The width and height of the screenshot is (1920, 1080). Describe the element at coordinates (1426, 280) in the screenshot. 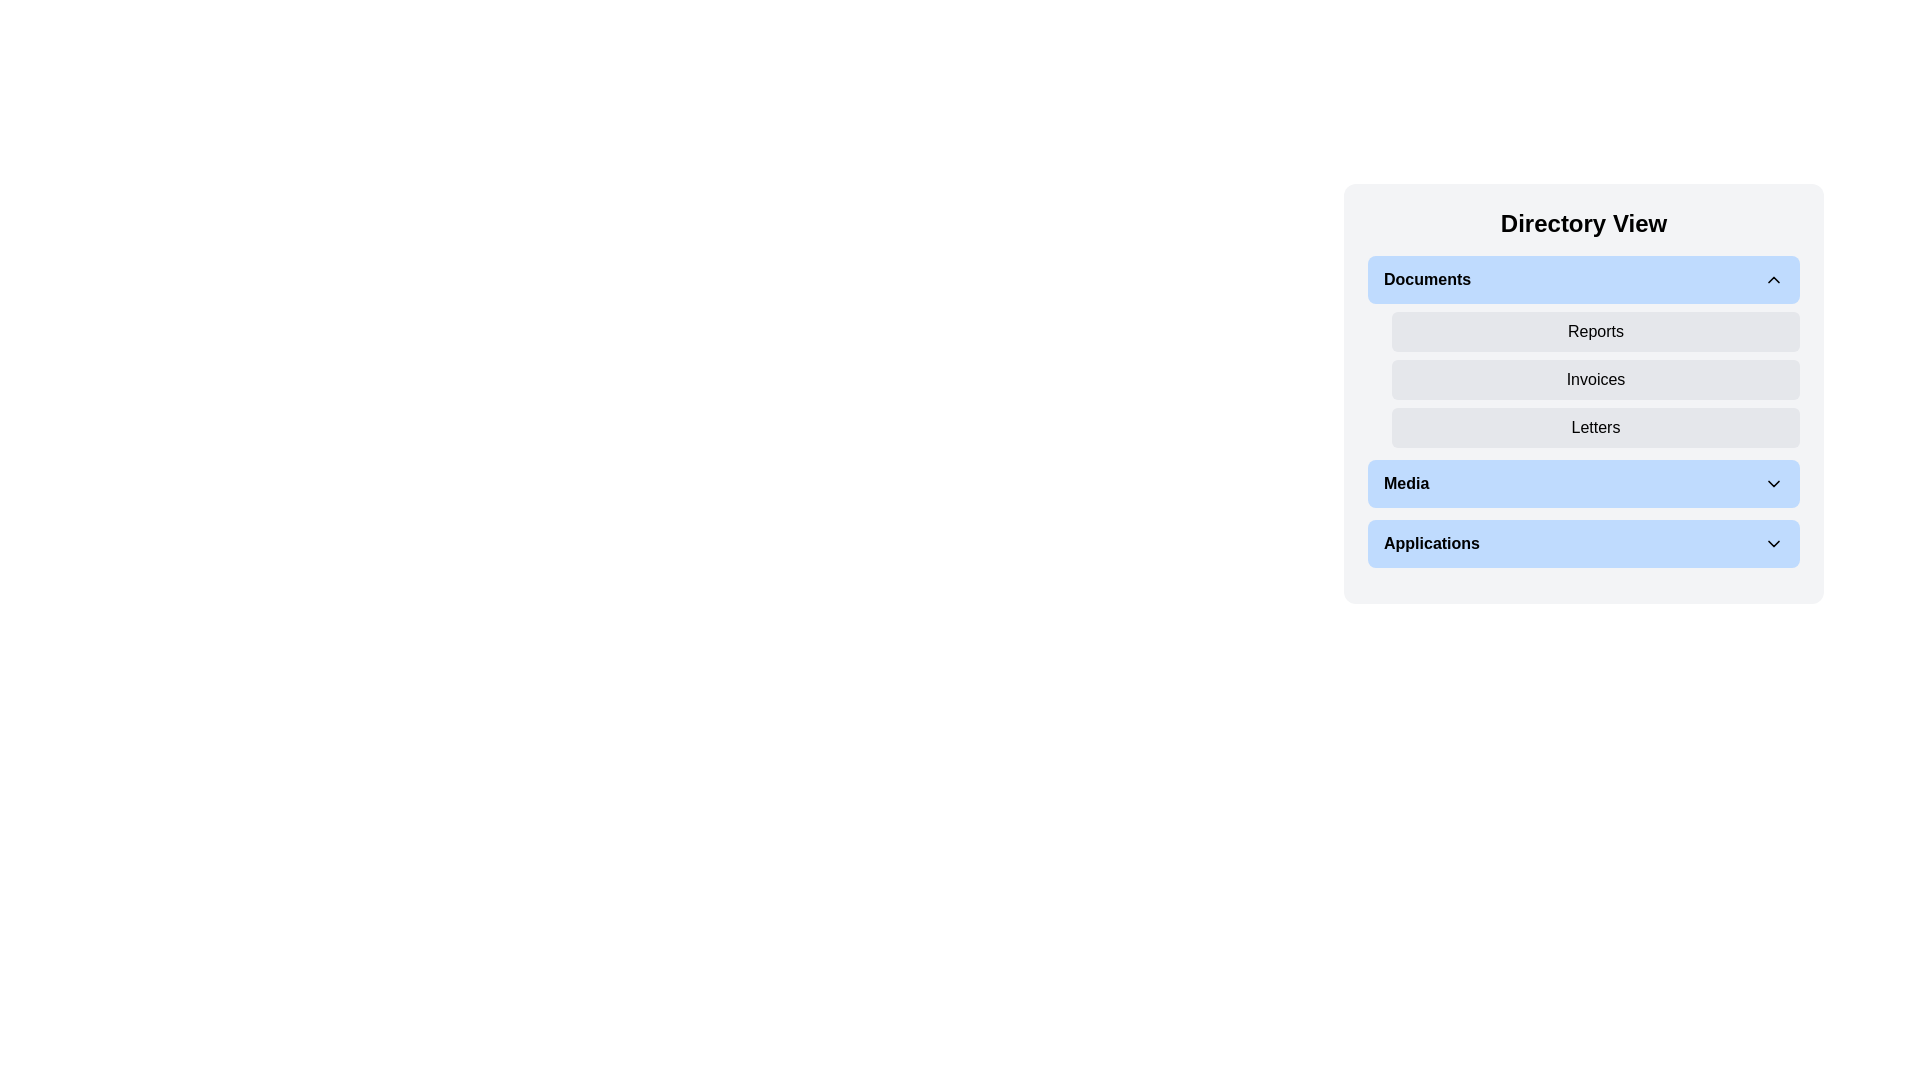

I see `the 'Documents' section header text label in the directory navigation` at that location.